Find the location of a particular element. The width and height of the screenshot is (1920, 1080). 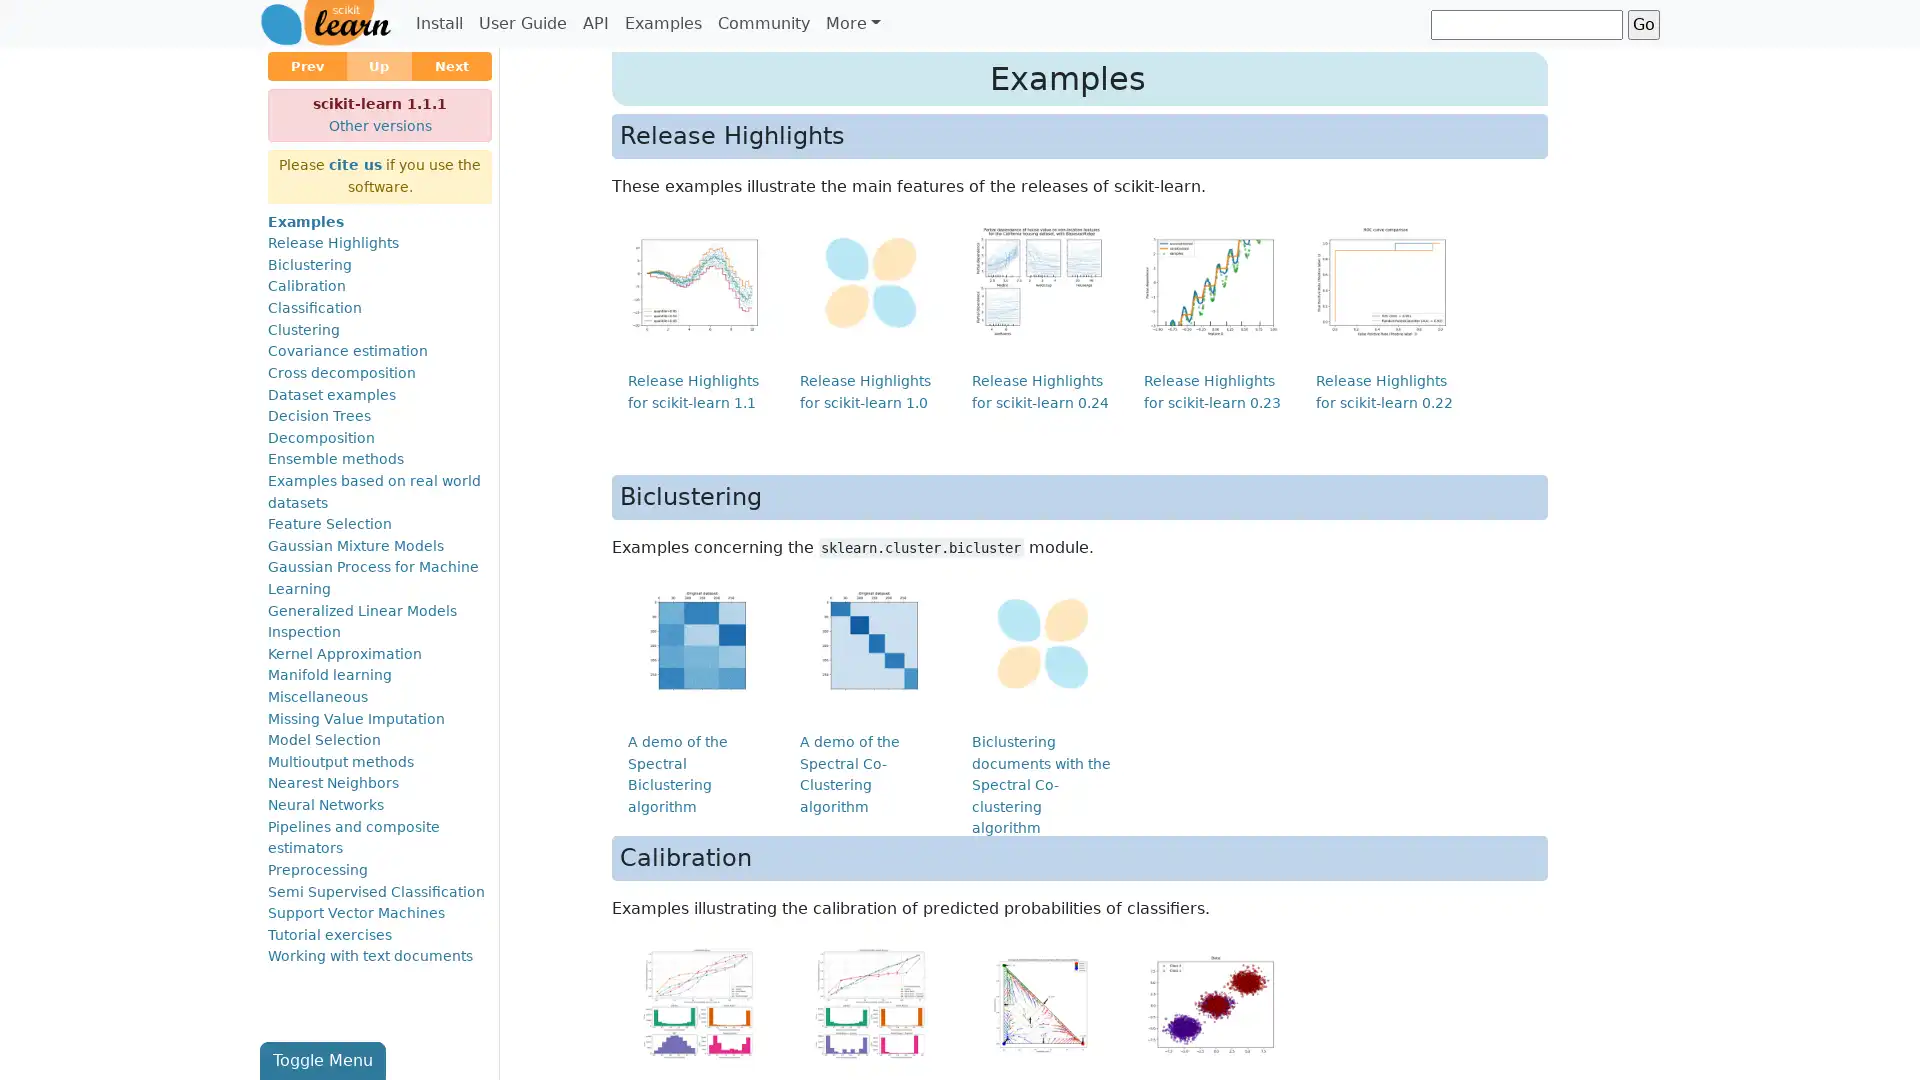

Go is located at coordinates (1643, 23).